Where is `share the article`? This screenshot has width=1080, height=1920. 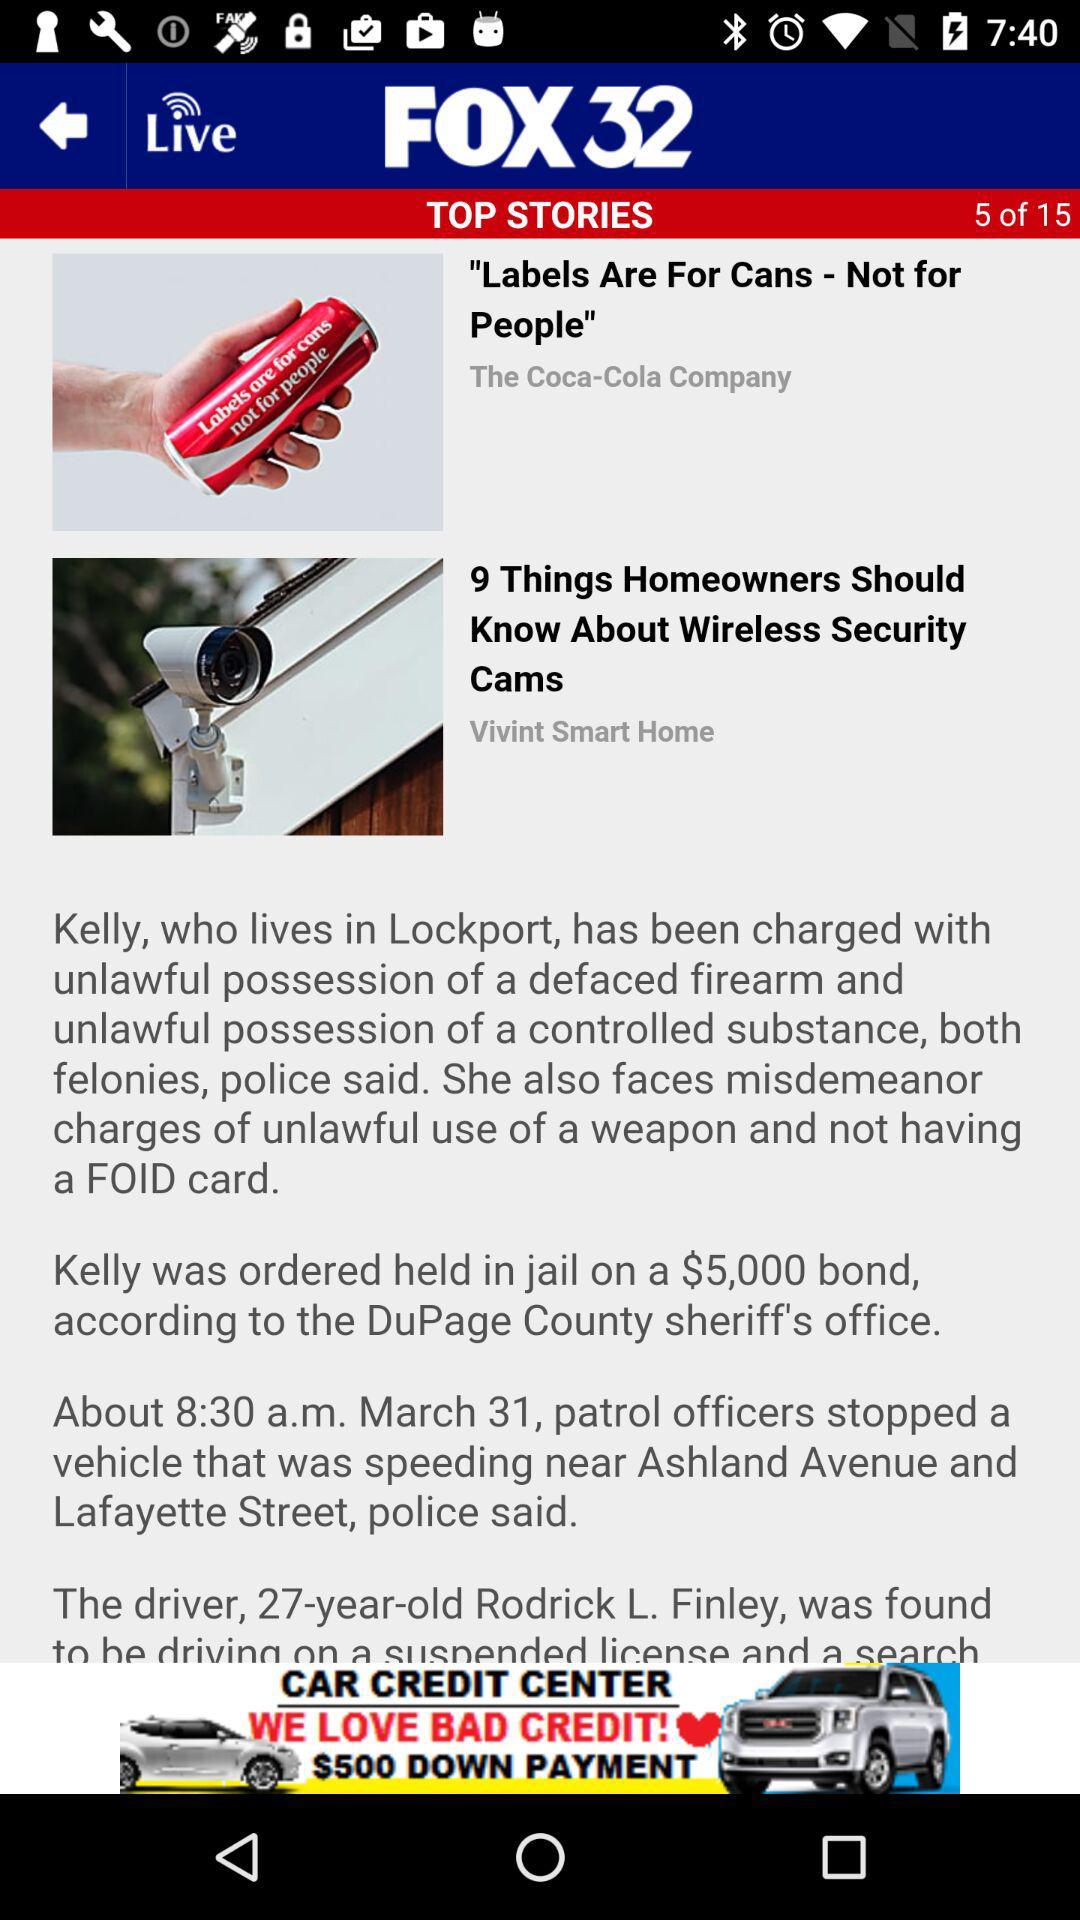
share the article is located at coordinates (540, 124).